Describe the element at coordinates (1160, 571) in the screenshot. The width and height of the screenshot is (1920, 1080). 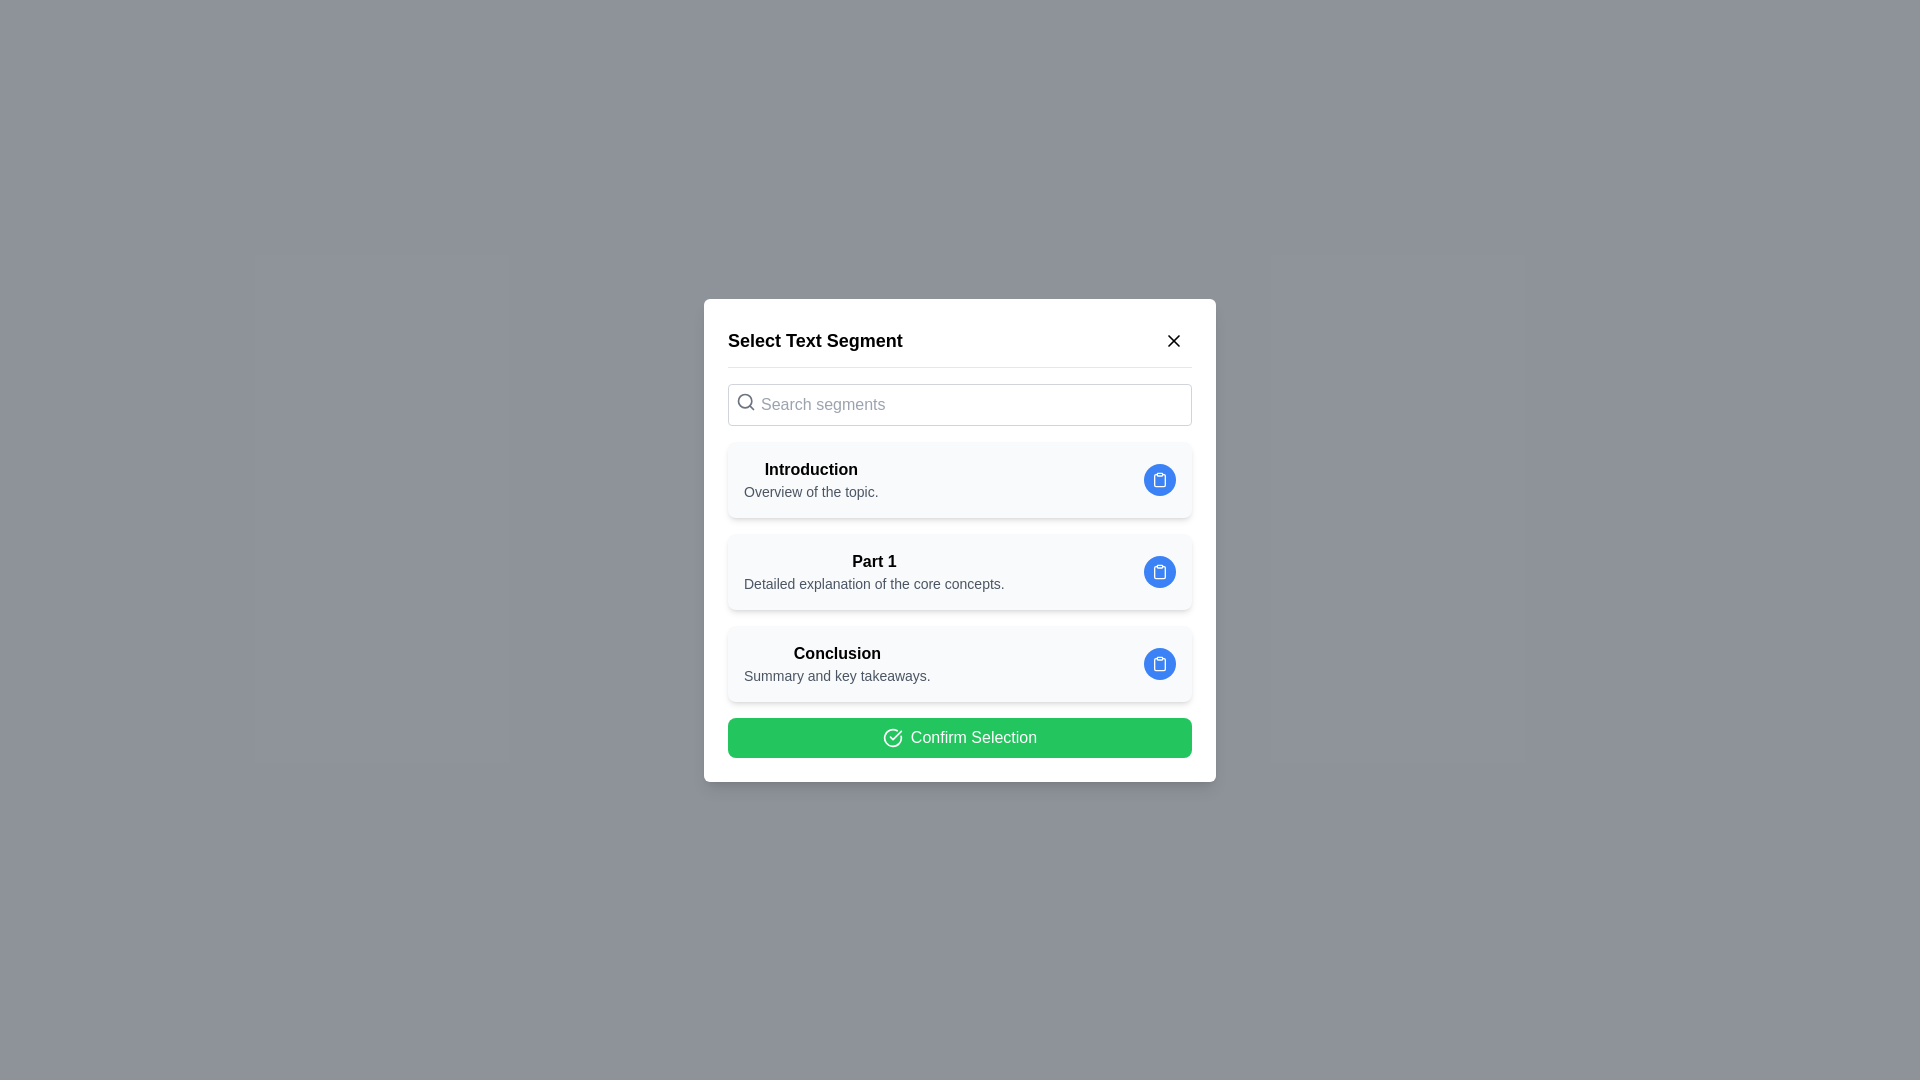
I see `the clipboard icon corresponding to the segment Part 1 to copy its information to the clipboard` at that location.